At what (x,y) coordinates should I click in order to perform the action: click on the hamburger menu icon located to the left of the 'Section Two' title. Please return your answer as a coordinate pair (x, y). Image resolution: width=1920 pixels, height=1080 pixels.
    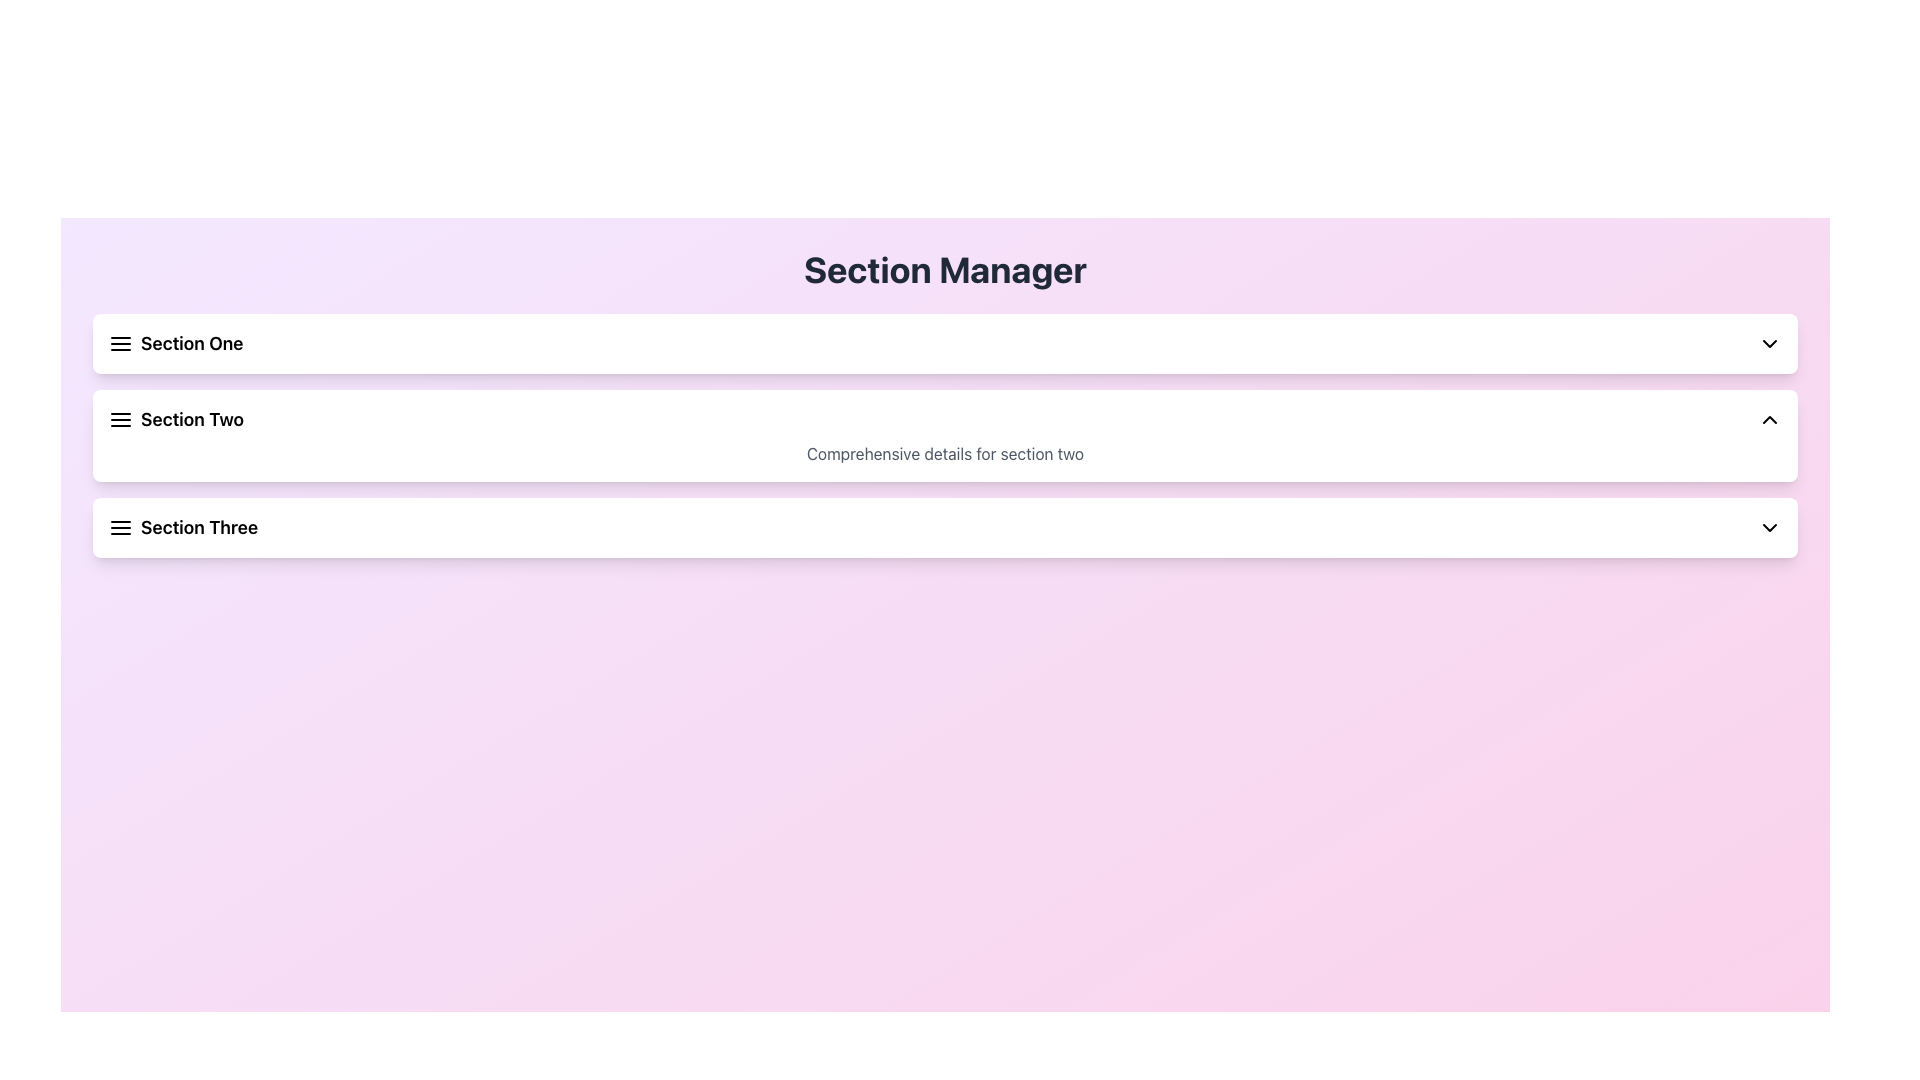
    Looking at the image, I should click on (119, 419).